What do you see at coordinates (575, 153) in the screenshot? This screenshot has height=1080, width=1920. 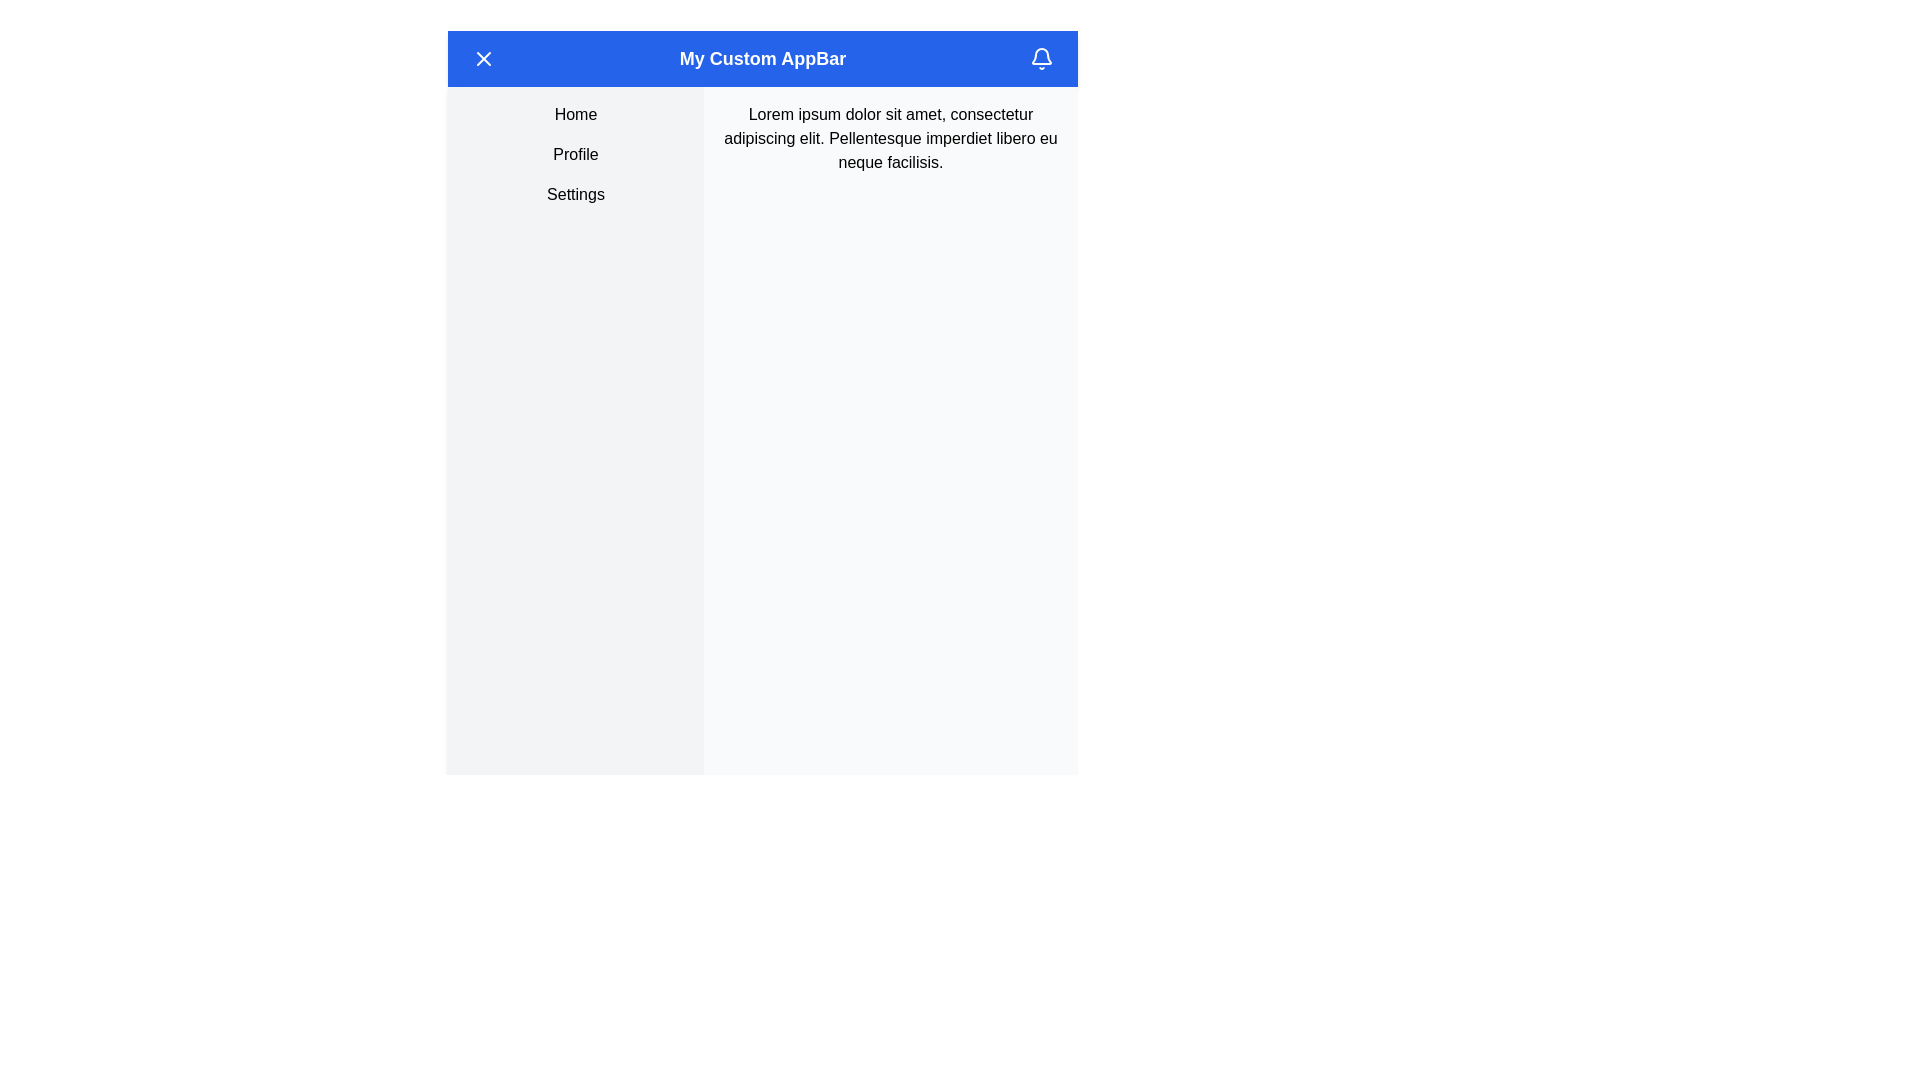 I see `the 'Profile' label, which is the second item in the vertical list of options in the side menu panel` at bounding box center [575, 153].